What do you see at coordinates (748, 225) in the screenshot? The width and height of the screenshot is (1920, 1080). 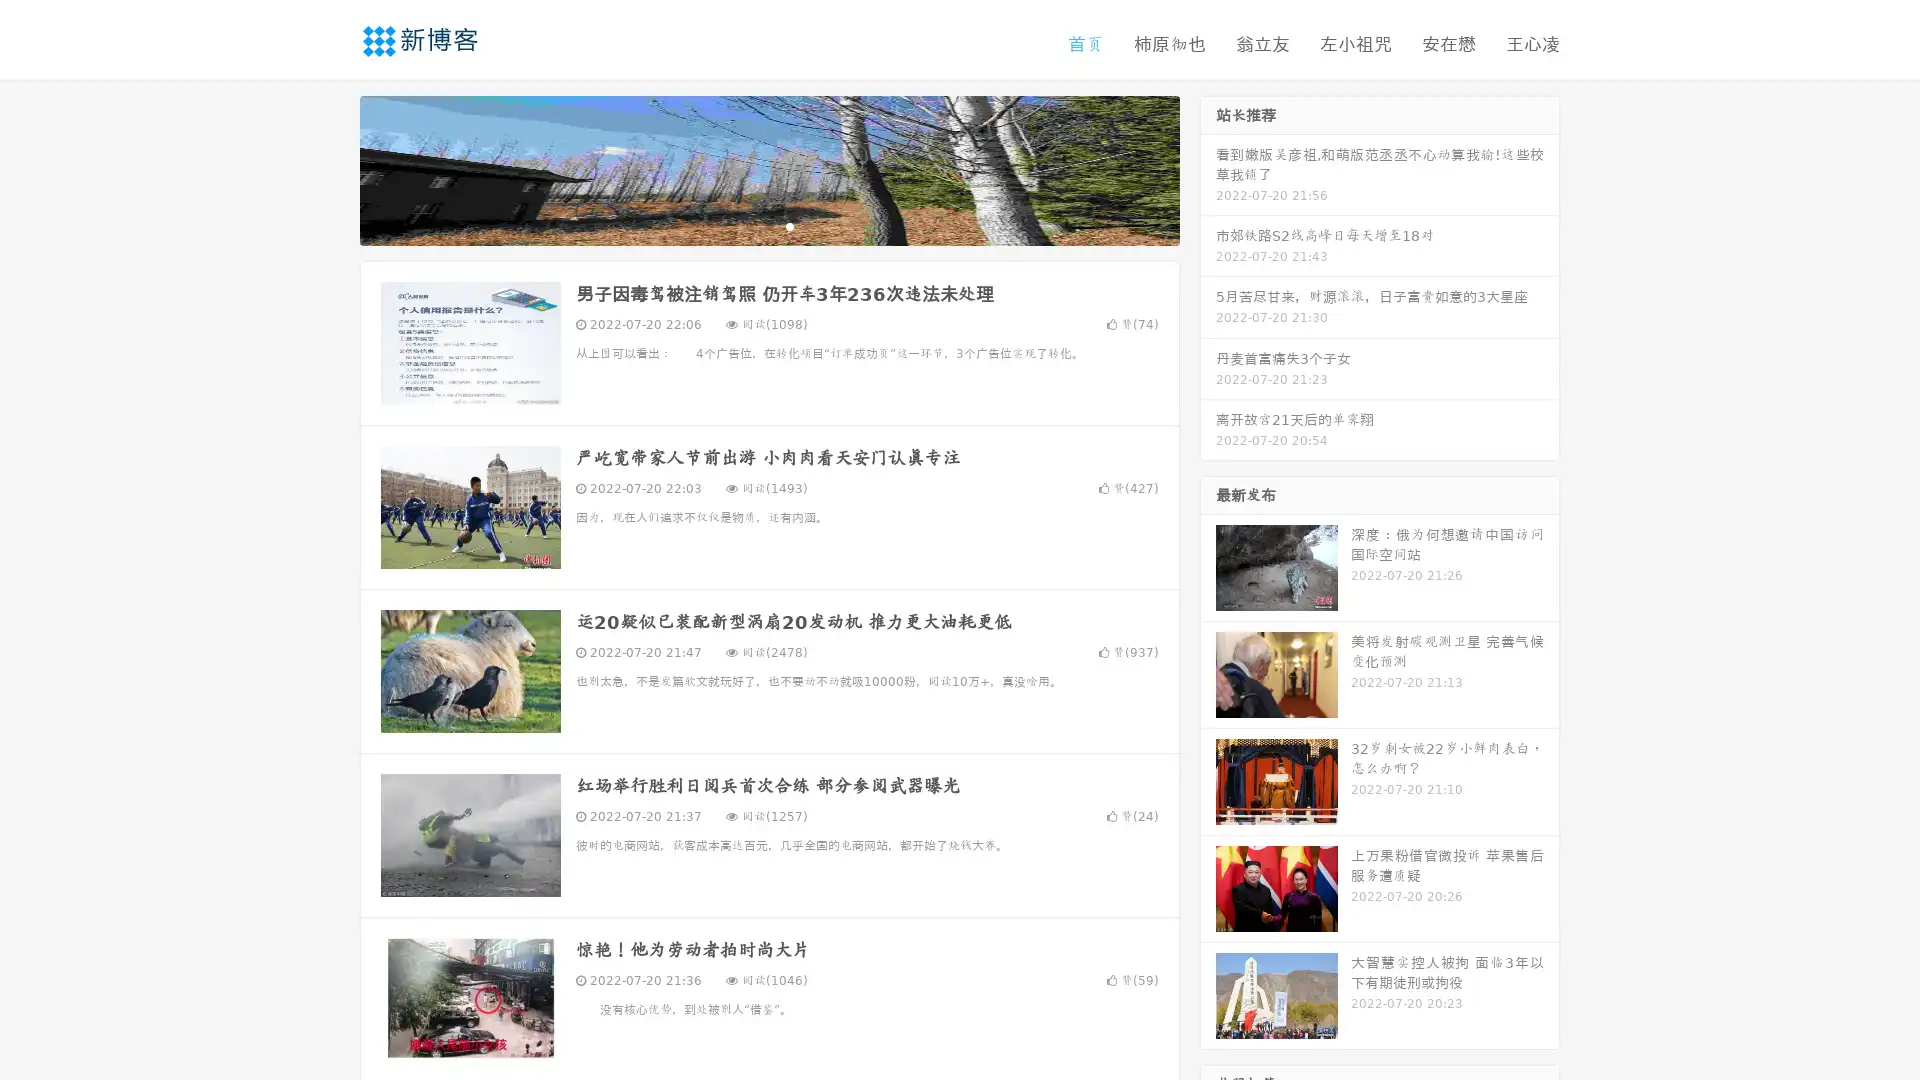 I see `Go to slide 1` at bounding box center [748, 225].